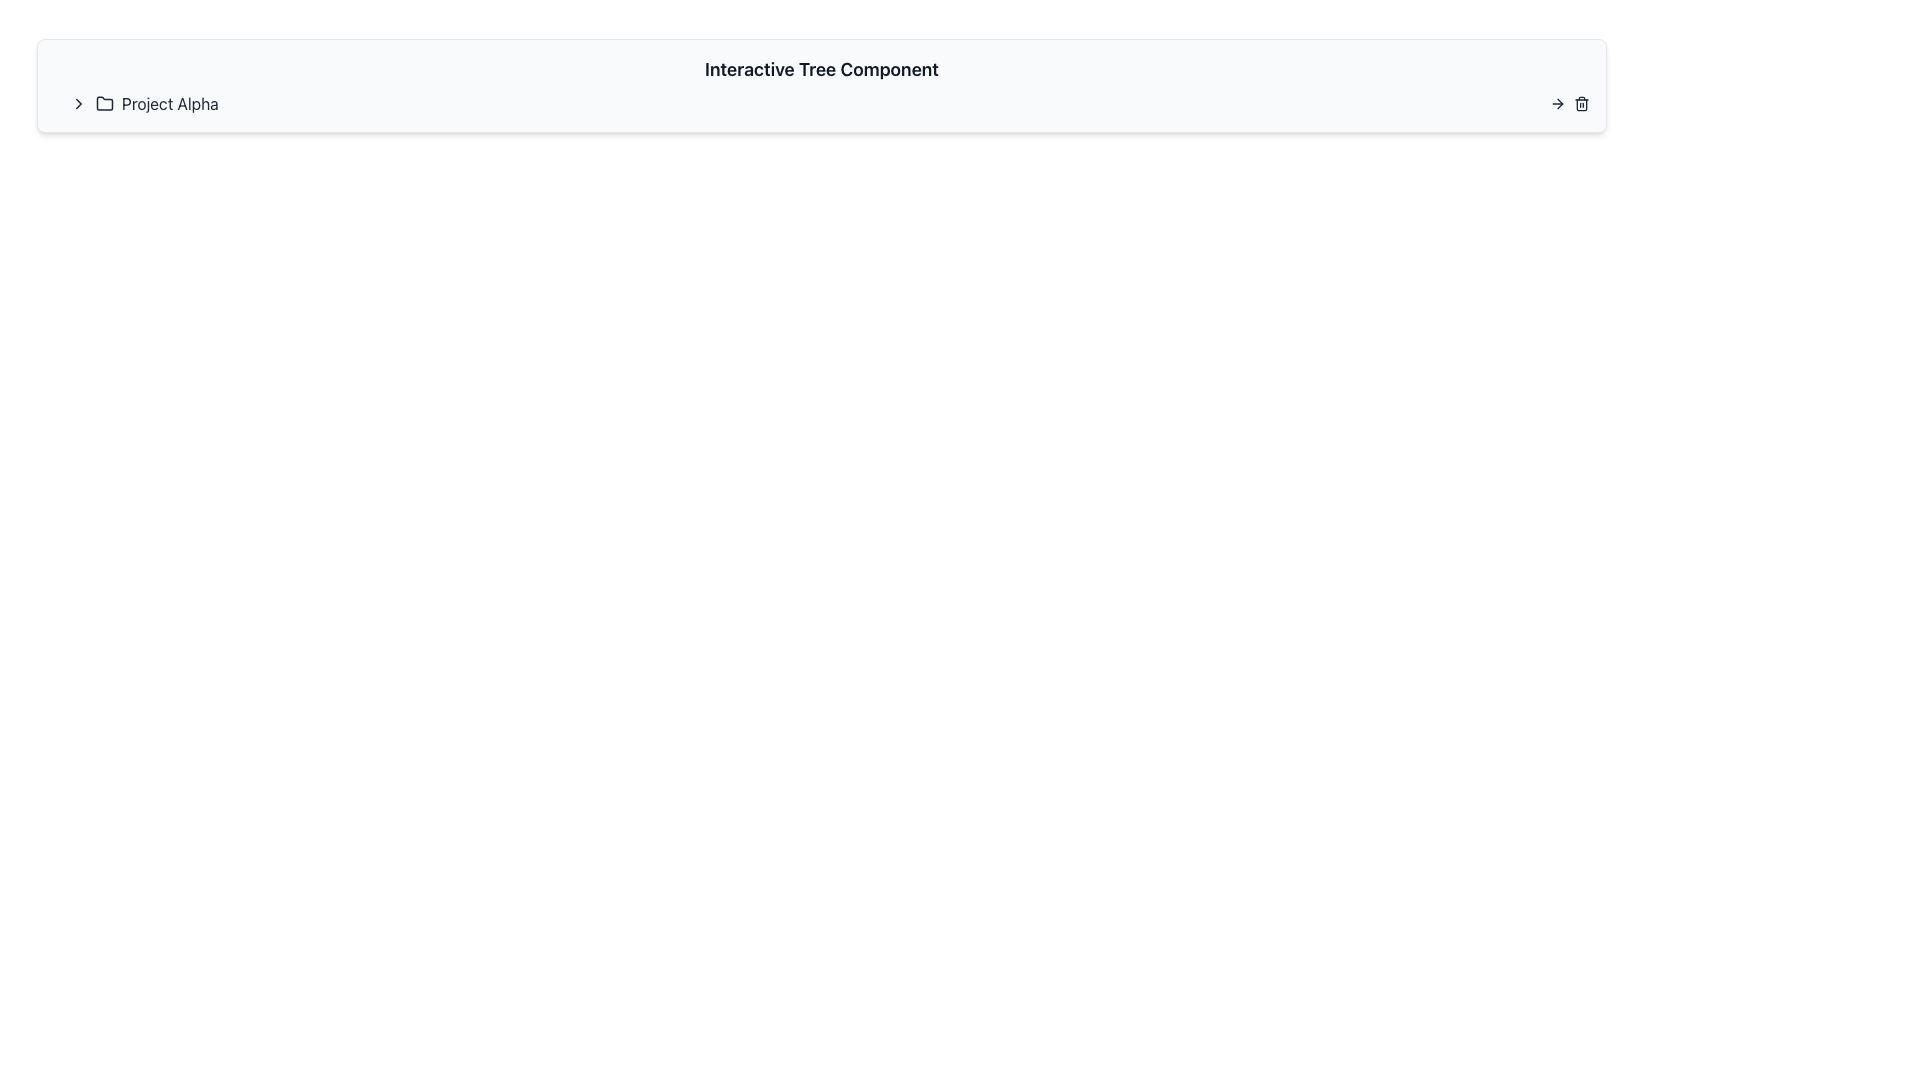  I want to click on the trash can icon located in the top-right corner of the list item labeled 'Project Alpha' to initiate a delete action, so click(1568, 104).